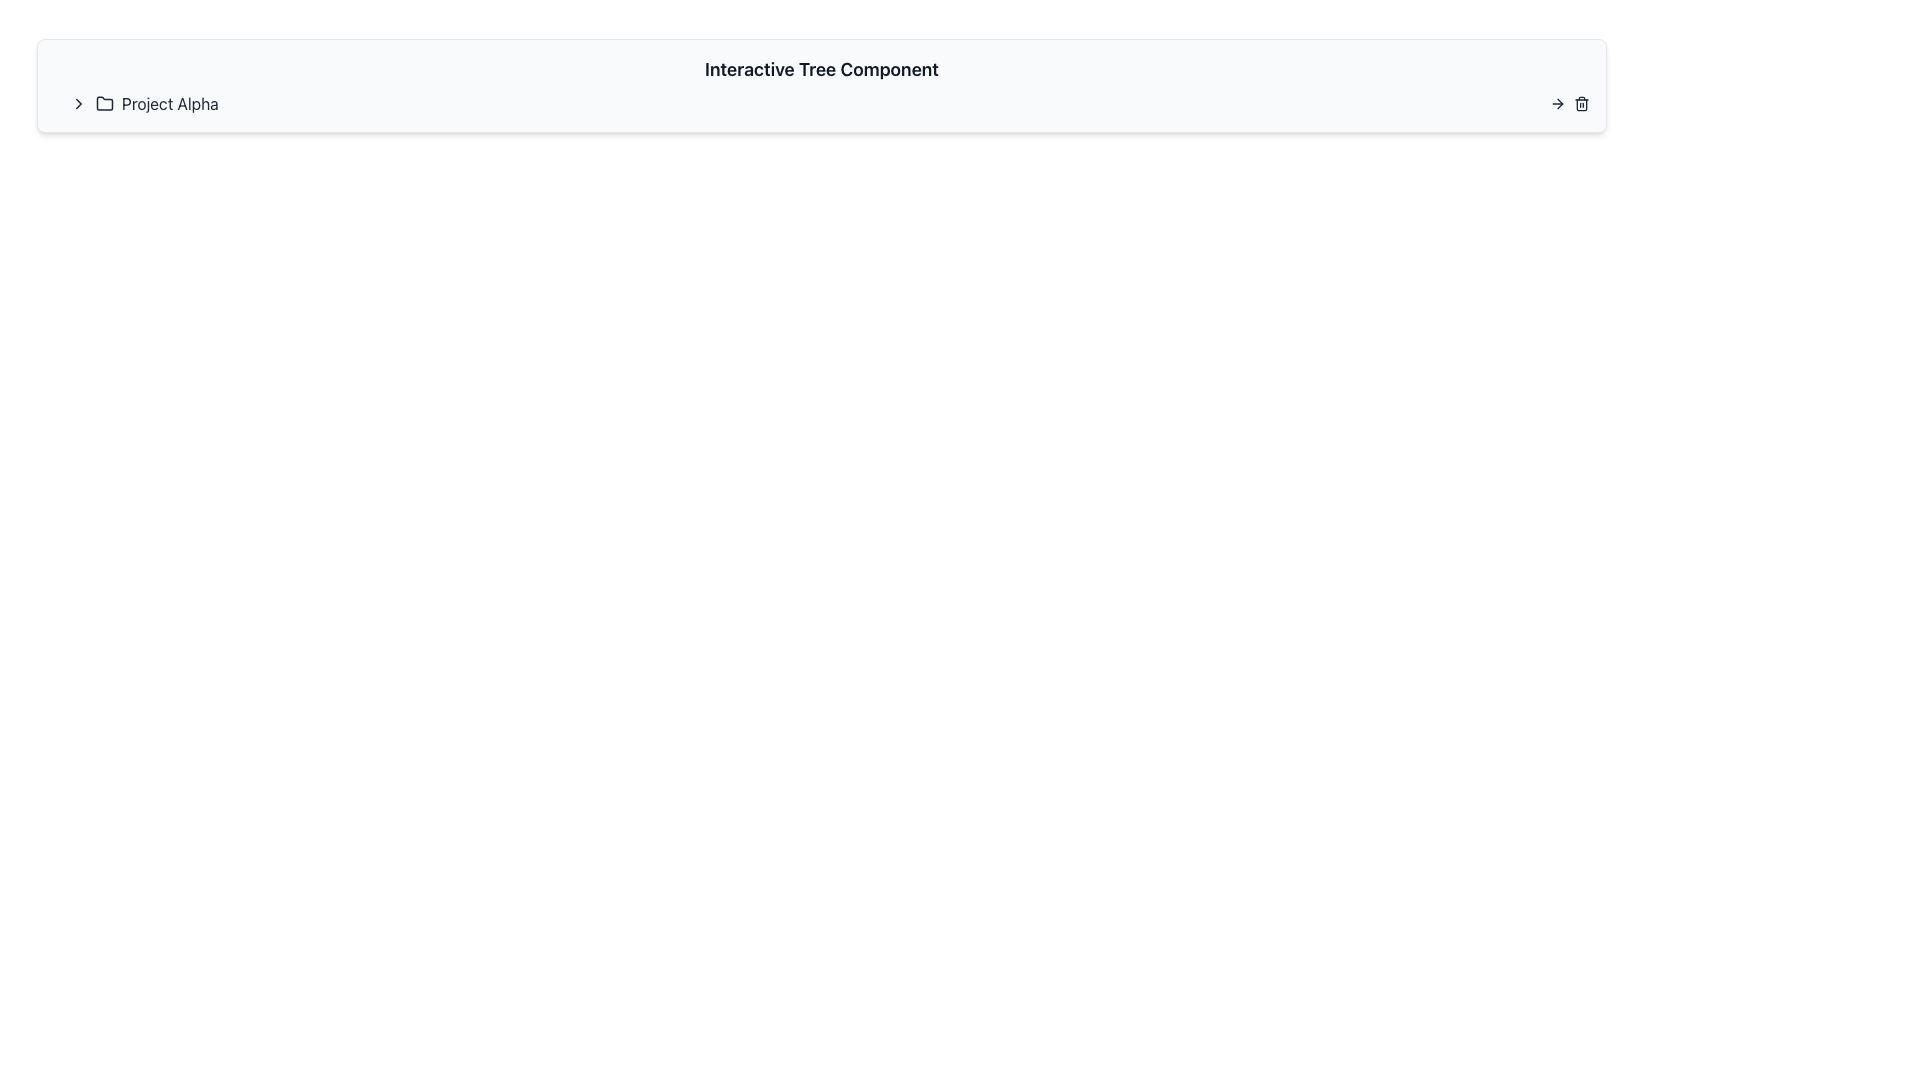  I want to click on the trash can icon located in the top-right corner of the list item labeled 'Project Alpha' to initiate a delete action, so click(1568, 104).